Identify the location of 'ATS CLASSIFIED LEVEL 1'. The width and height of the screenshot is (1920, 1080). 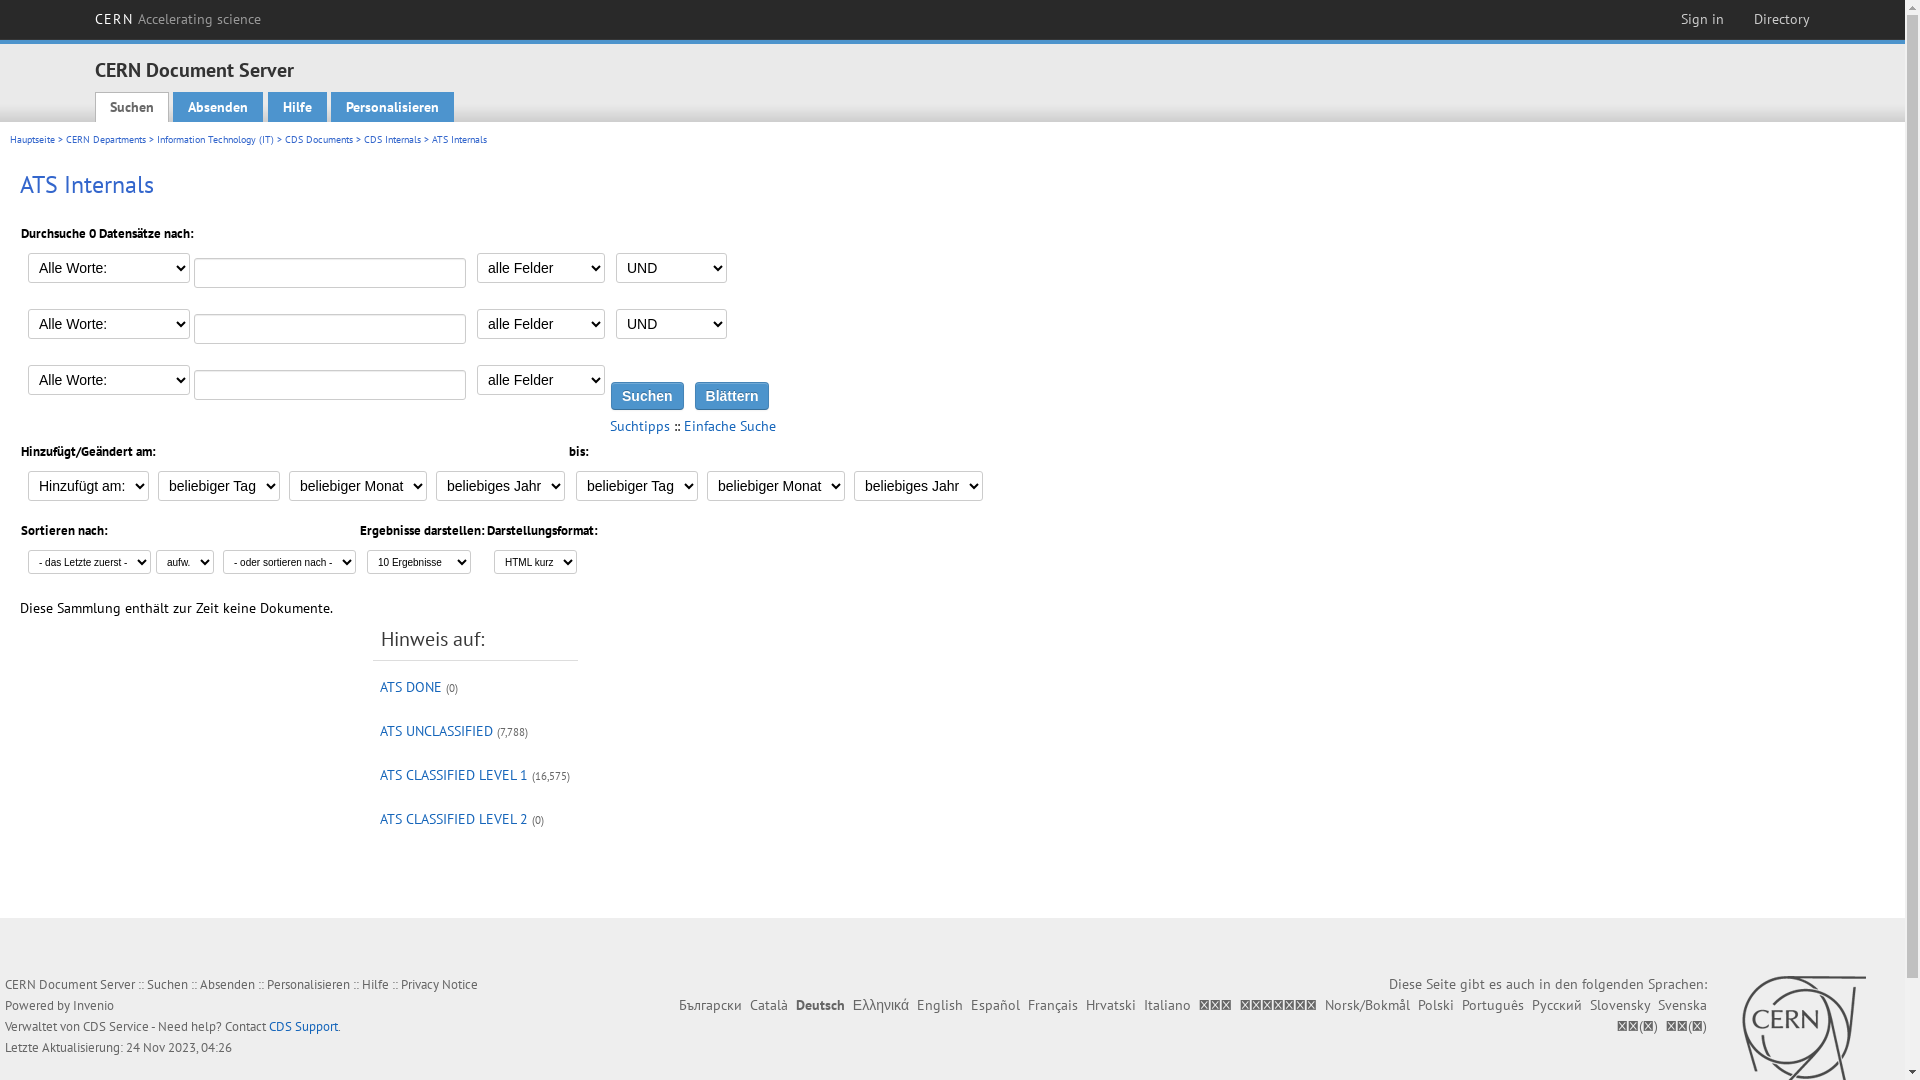
(453, 774).